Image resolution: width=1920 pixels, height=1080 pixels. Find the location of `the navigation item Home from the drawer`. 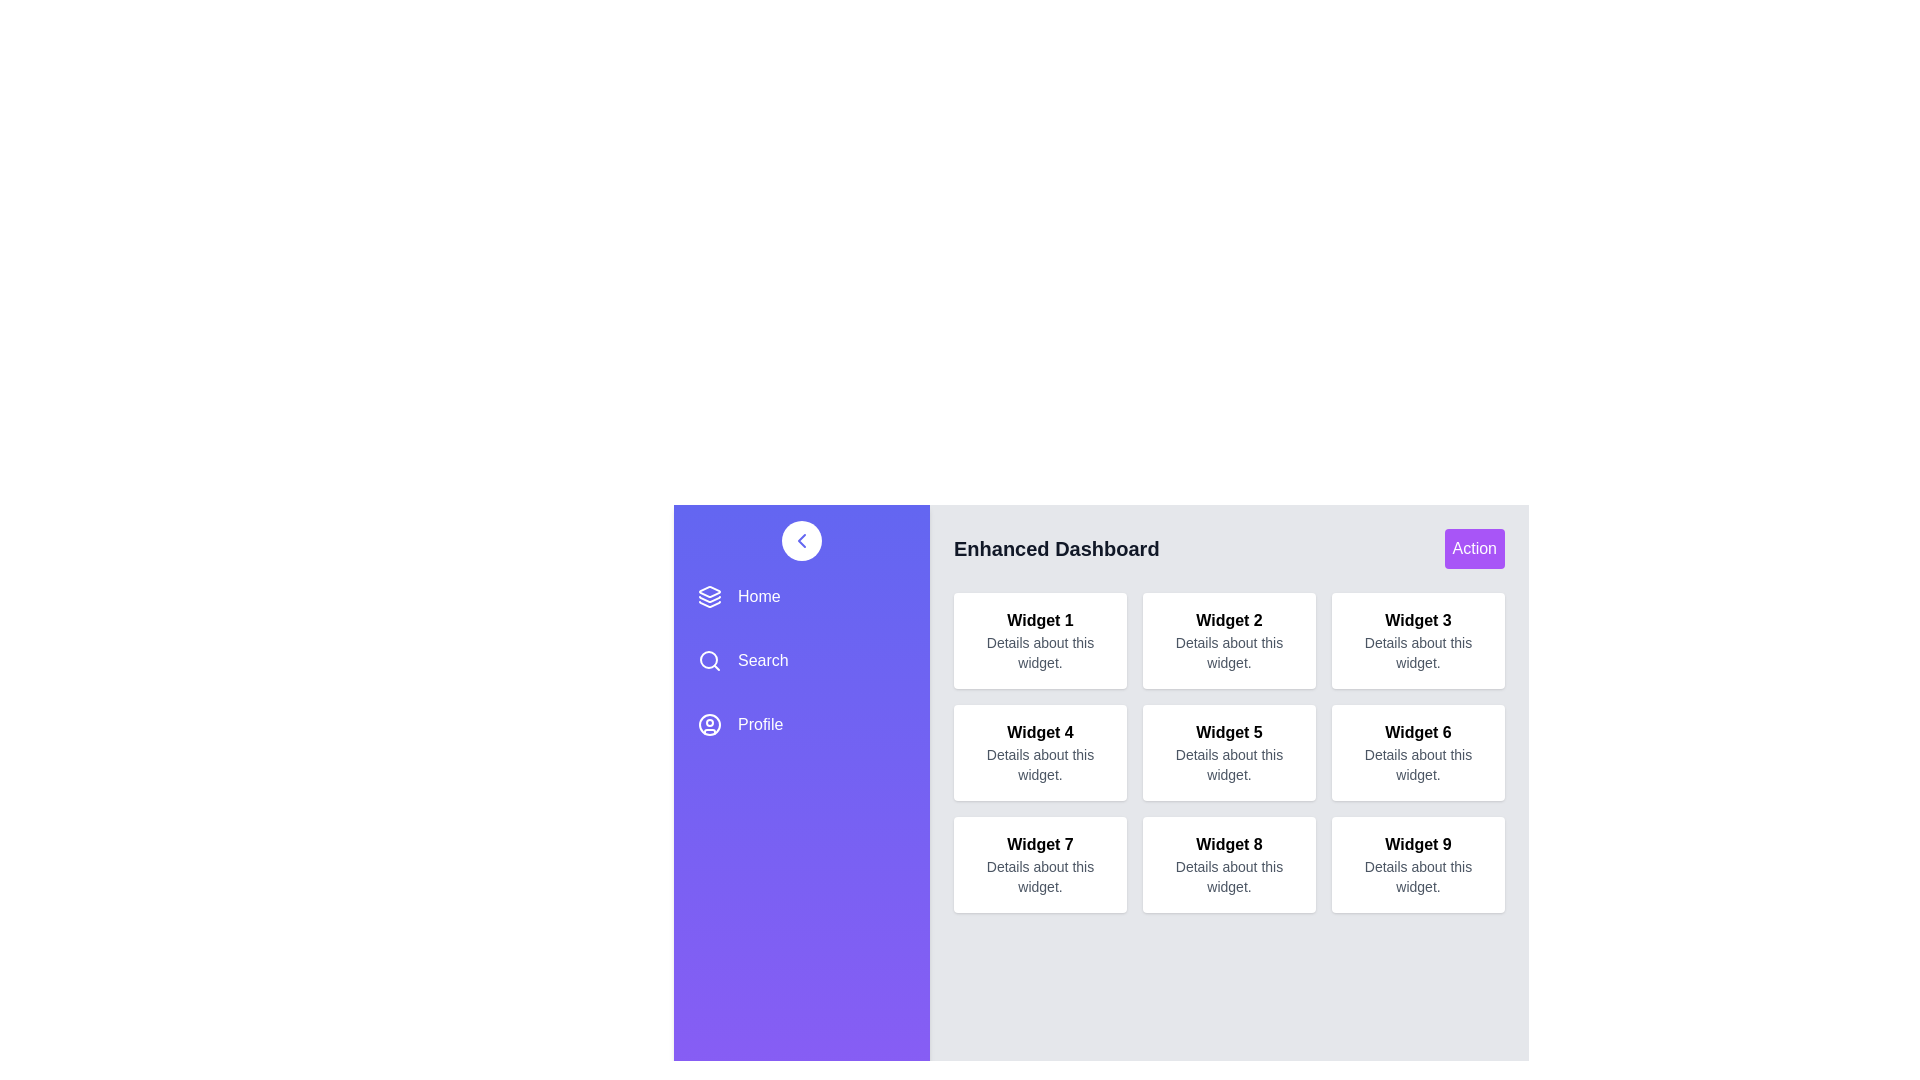

the navigation item Home from the drawer is located at coordinates (801, 596).